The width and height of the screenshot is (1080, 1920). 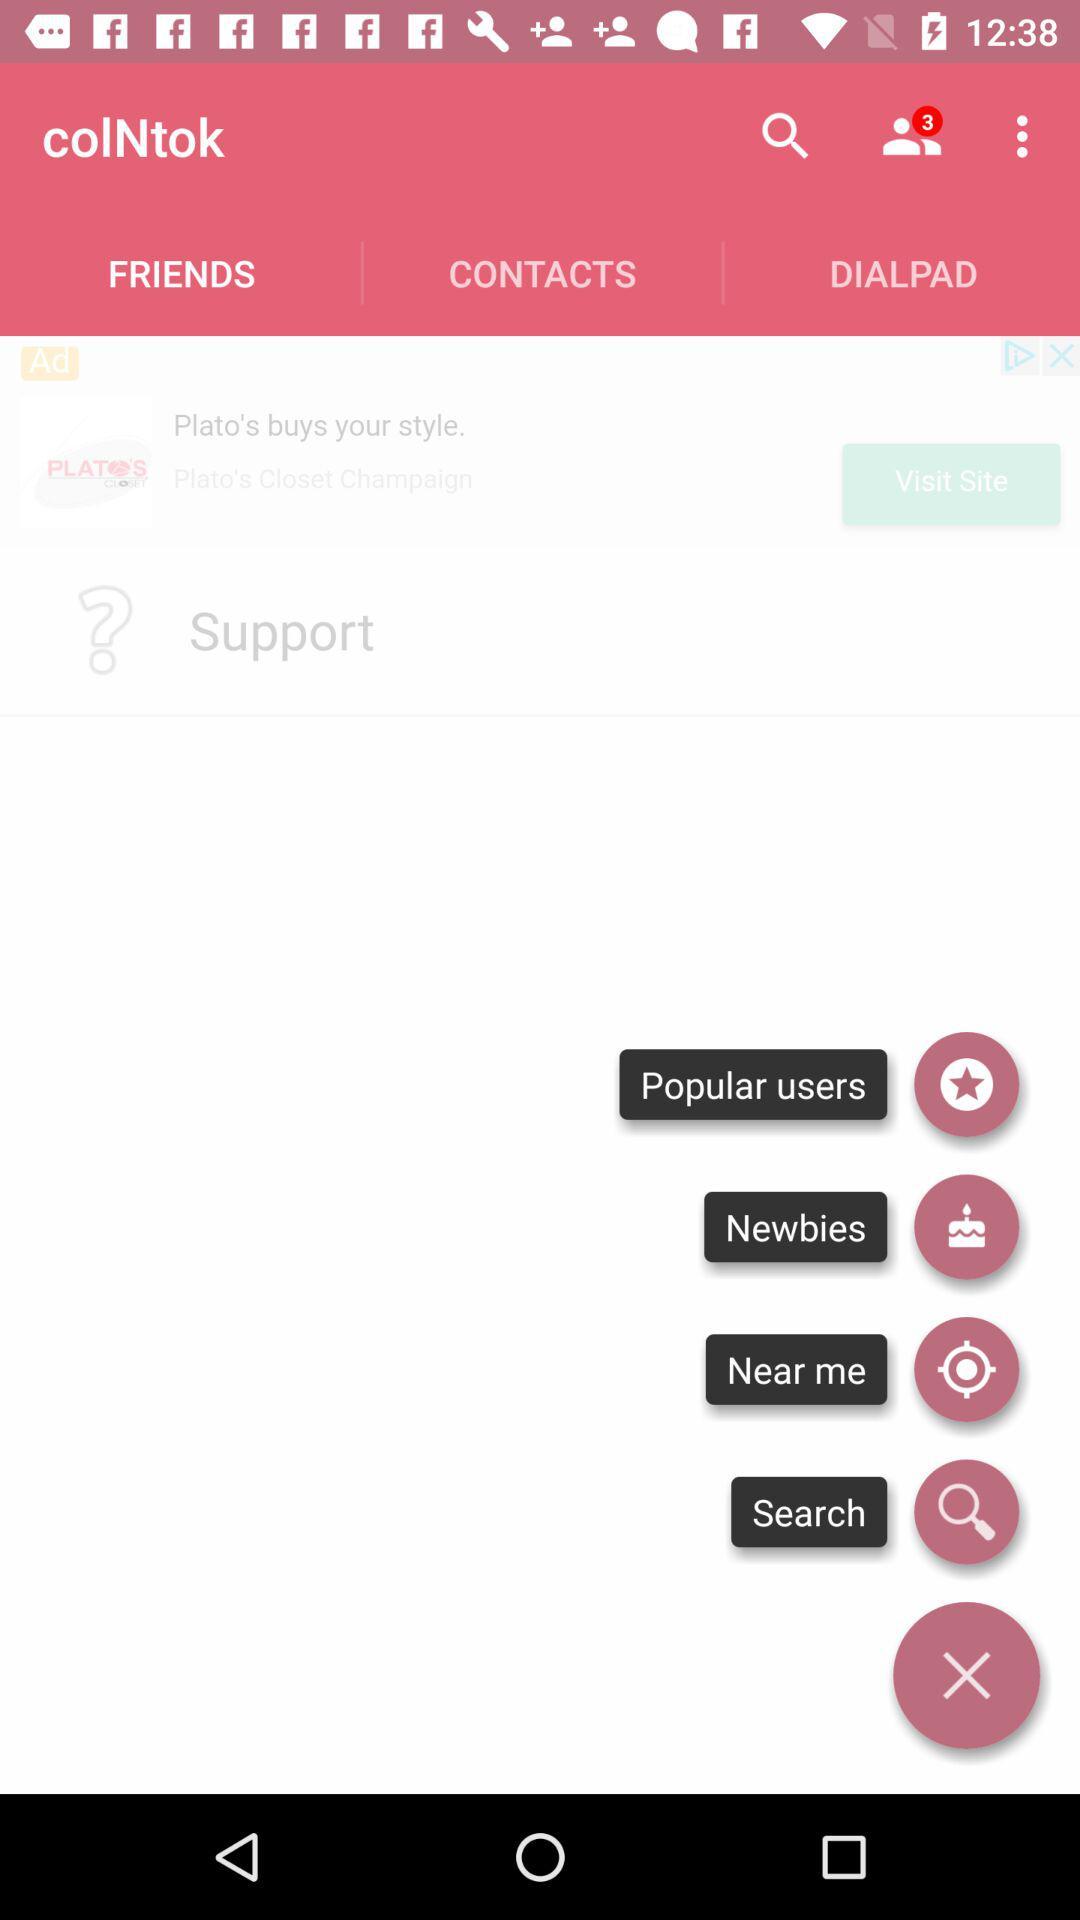 I want to click on the support, so click(x=281, y=628).